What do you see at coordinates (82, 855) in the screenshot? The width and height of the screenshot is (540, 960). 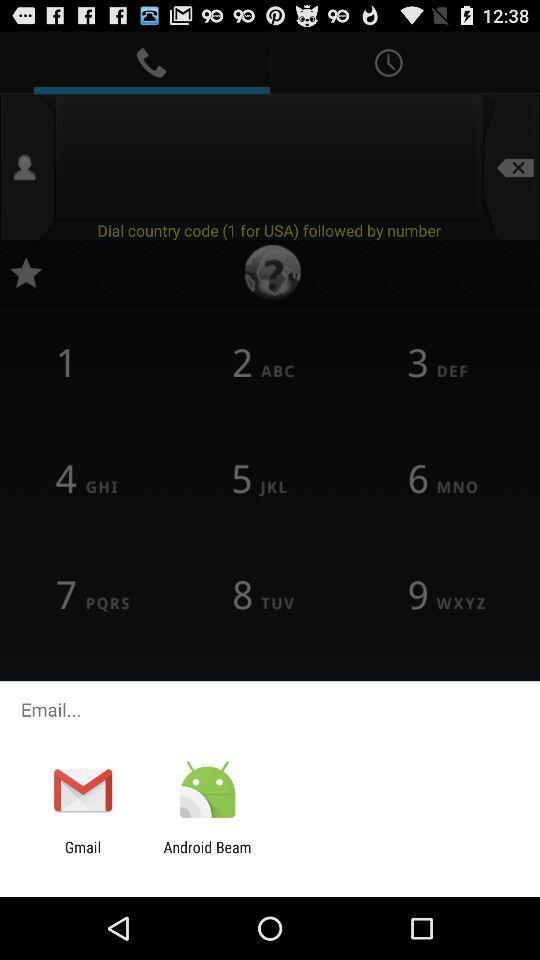 I see `gmail app` at bounding box center [82, 855].